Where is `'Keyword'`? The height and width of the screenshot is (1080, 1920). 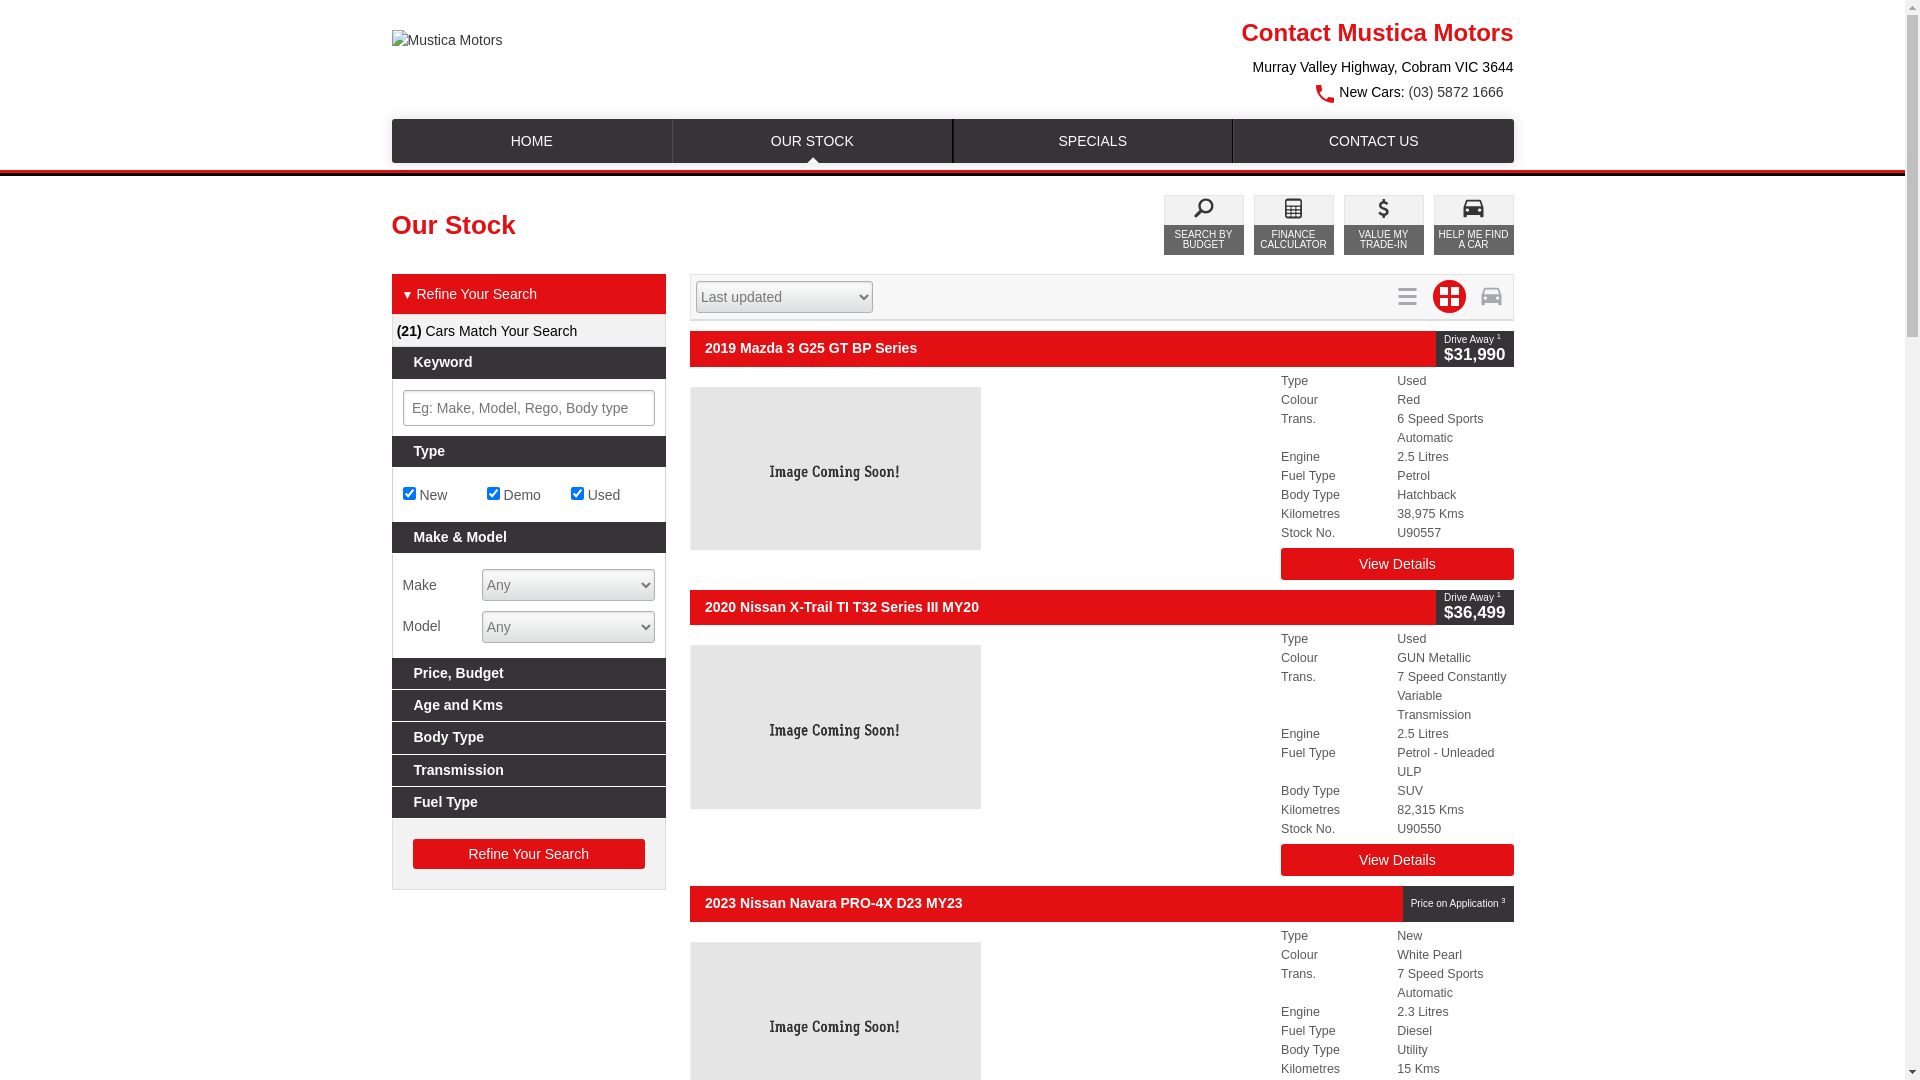
'Keyword' is located at coordinates (529, 362).